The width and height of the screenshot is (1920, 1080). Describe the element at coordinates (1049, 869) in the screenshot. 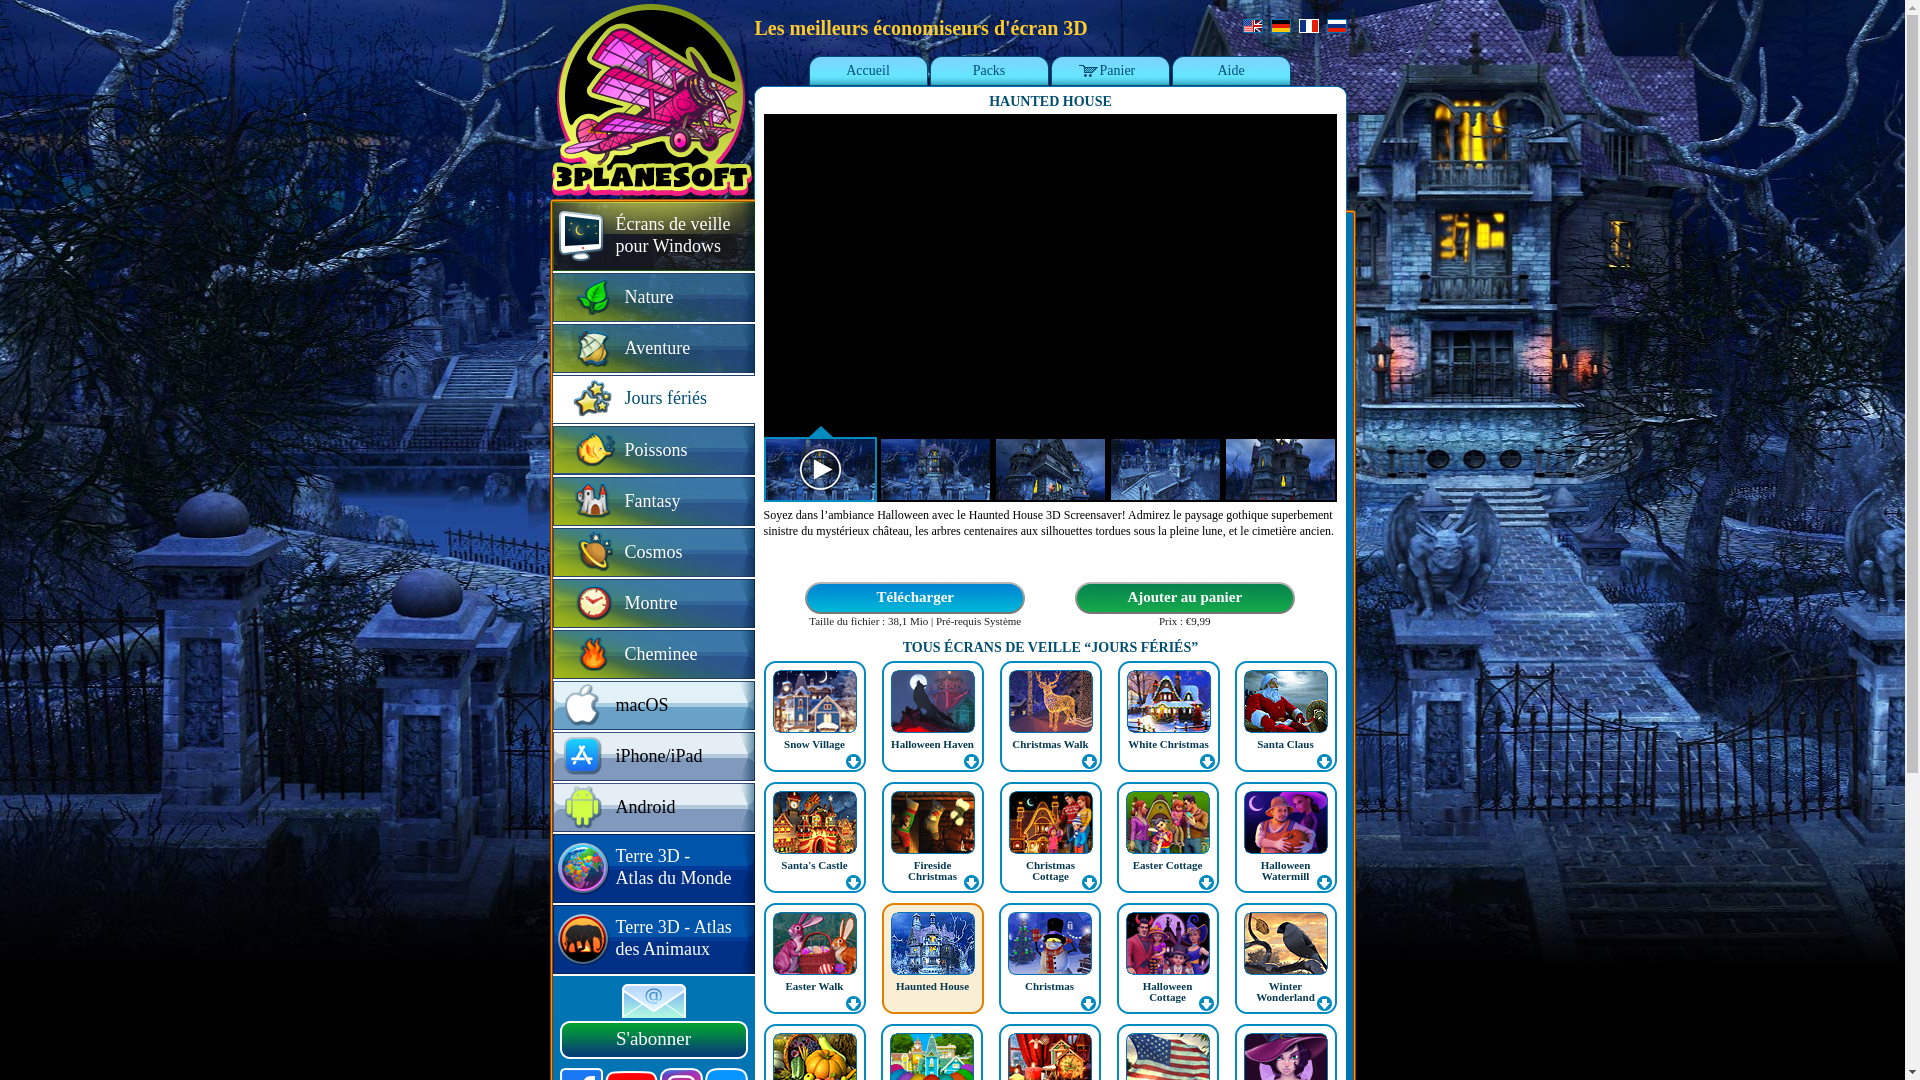

I see `'Christmas Cottage'` at that location.